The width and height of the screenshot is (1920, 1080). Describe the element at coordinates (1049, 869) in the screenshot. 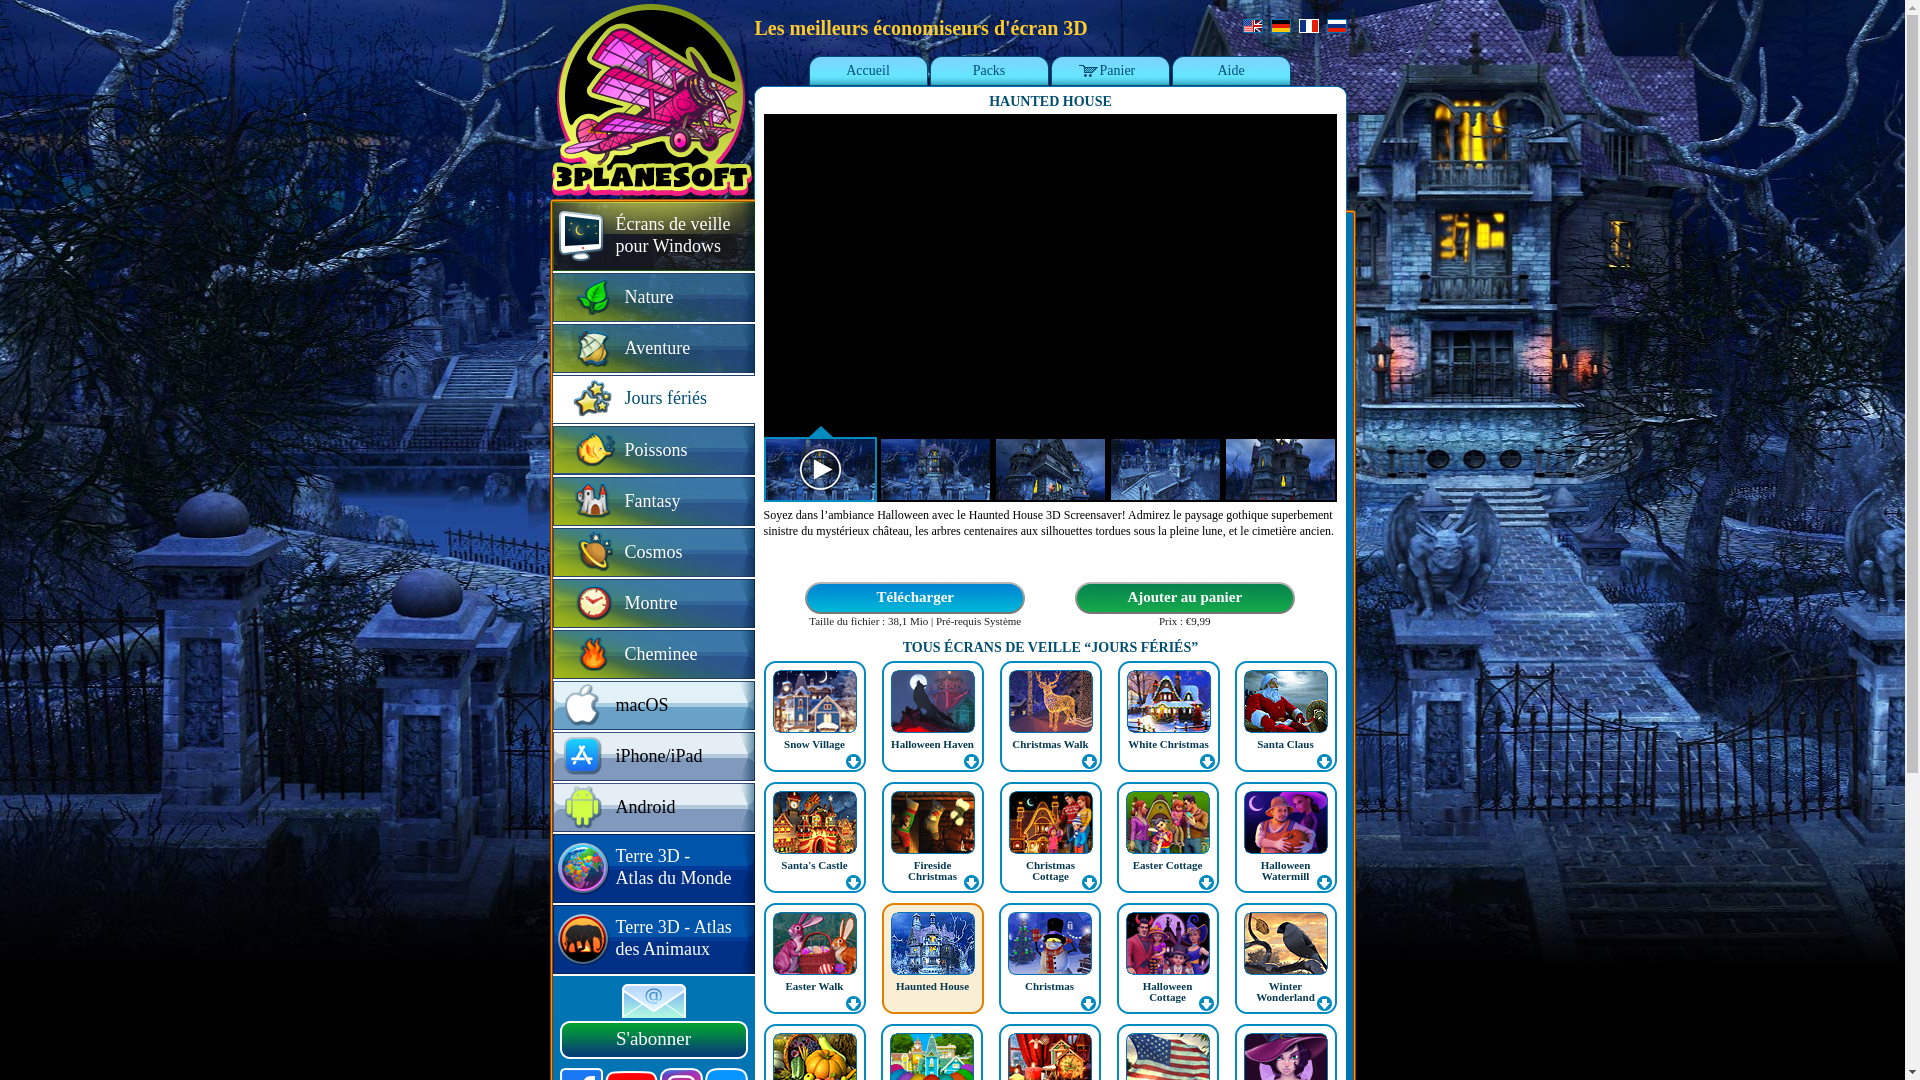

I see `'Christmas Cottage'` at that location.